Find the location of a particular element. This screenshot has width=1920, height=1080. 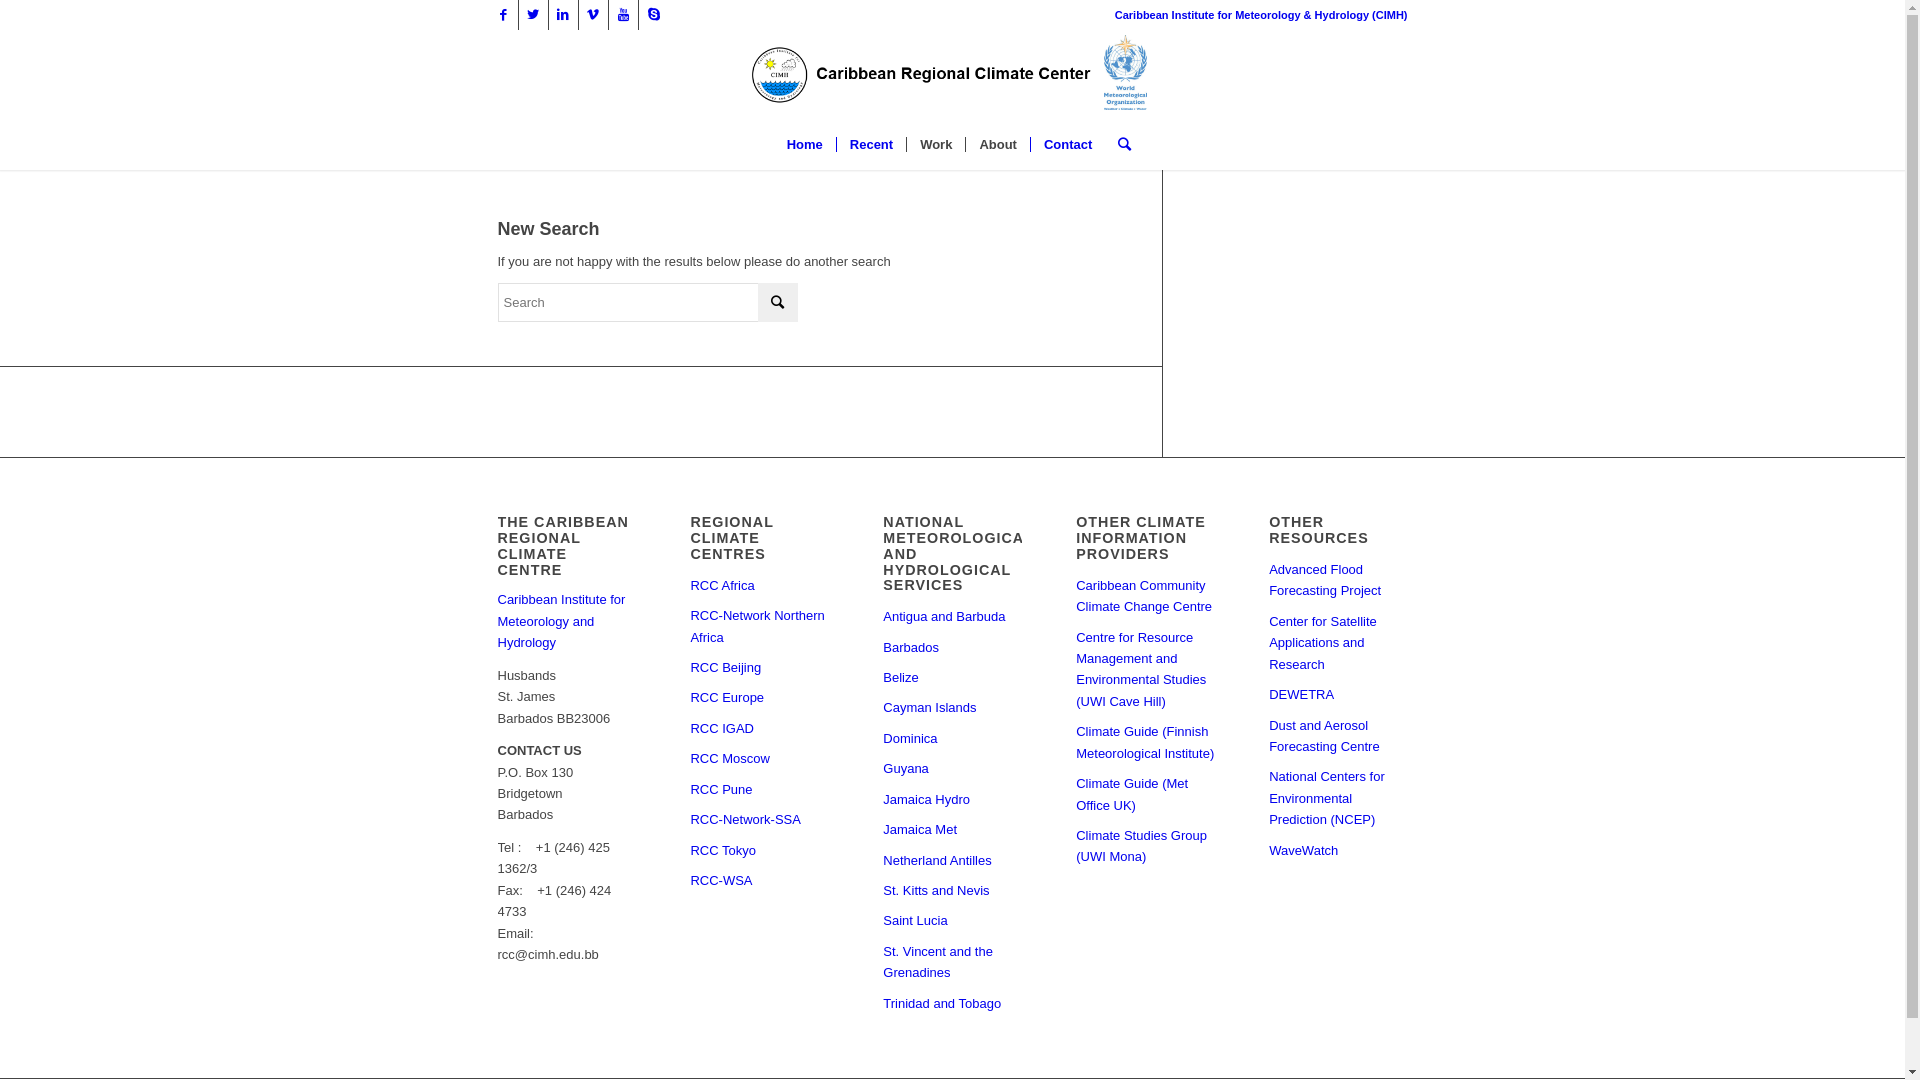

'Contact' is located at coordinates (1066, 144).